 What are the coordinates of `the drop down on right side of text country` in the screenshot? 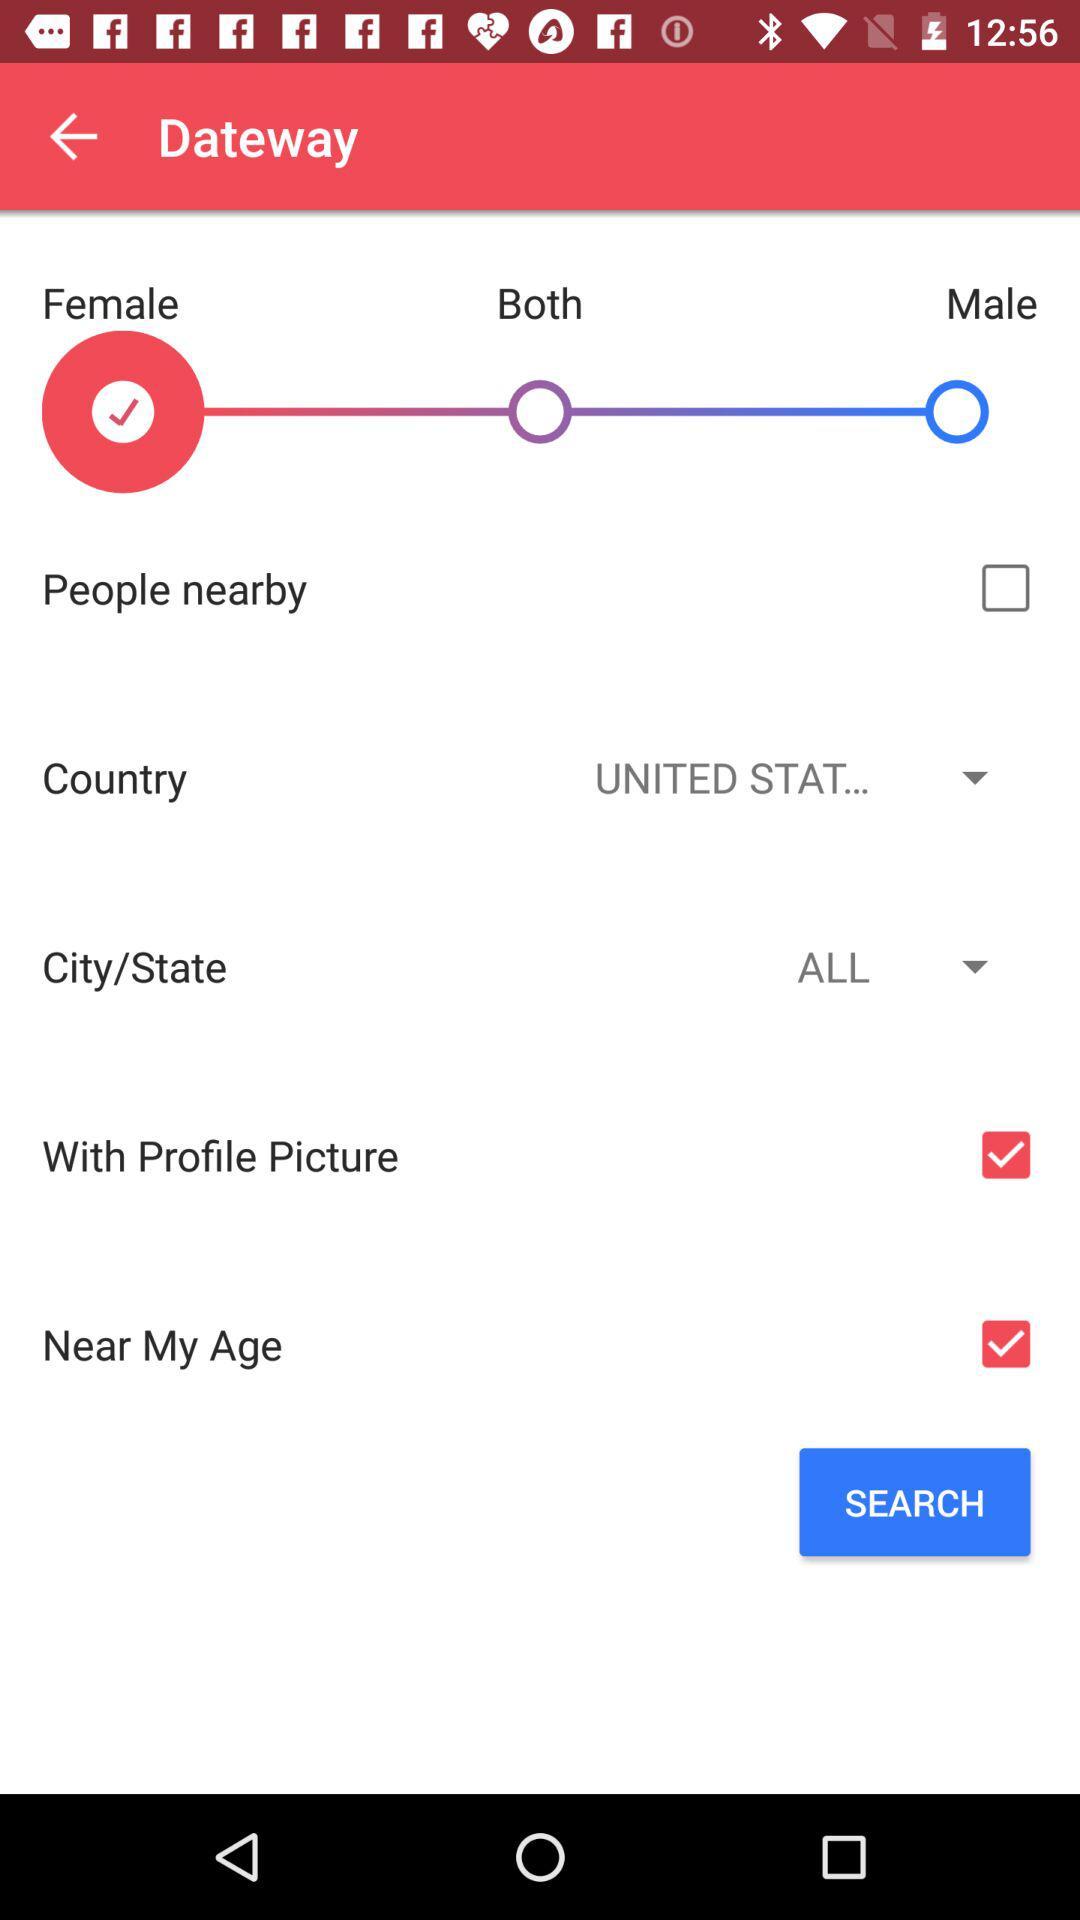 It's located at (788, 776).